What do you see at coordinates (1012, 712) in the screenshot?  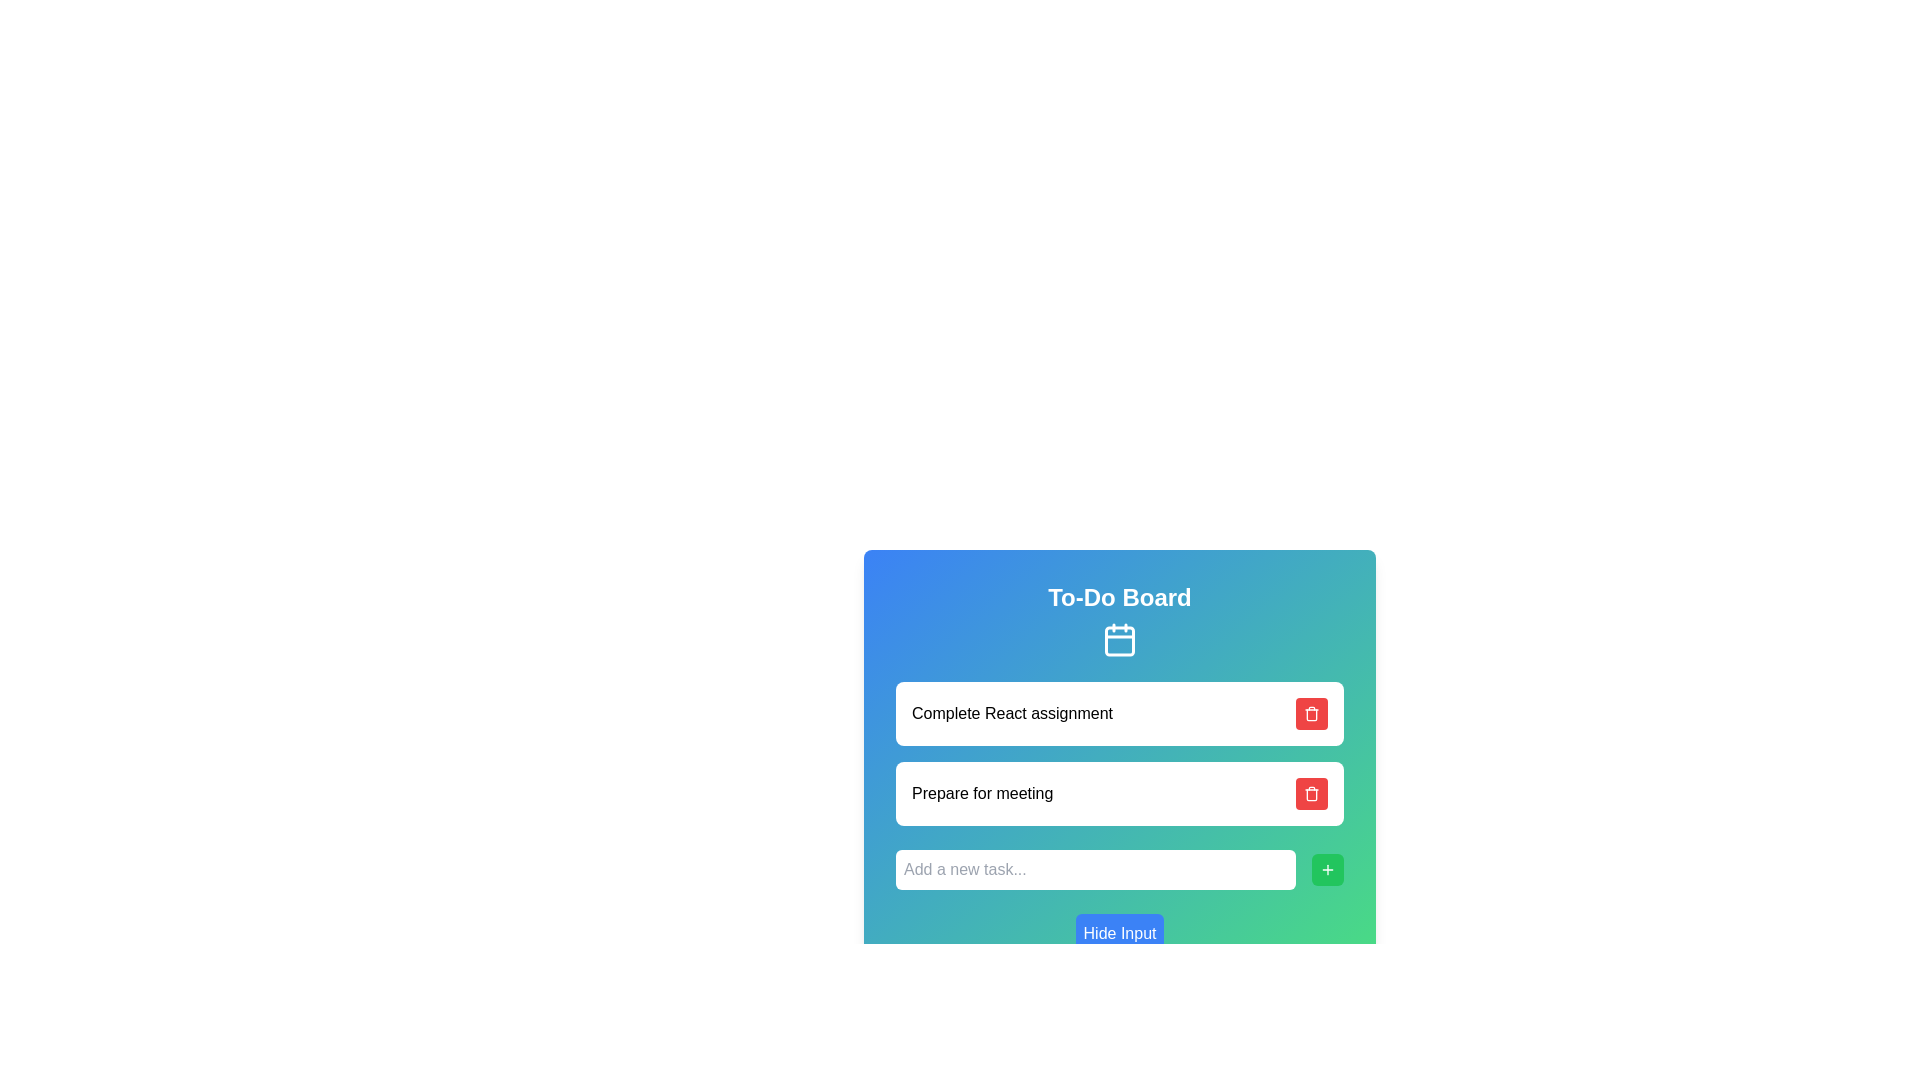 I see `the task label in the upper section of the 'To-Do Board' interface, which identifies a specific task` at bounding box center [1012, 712].